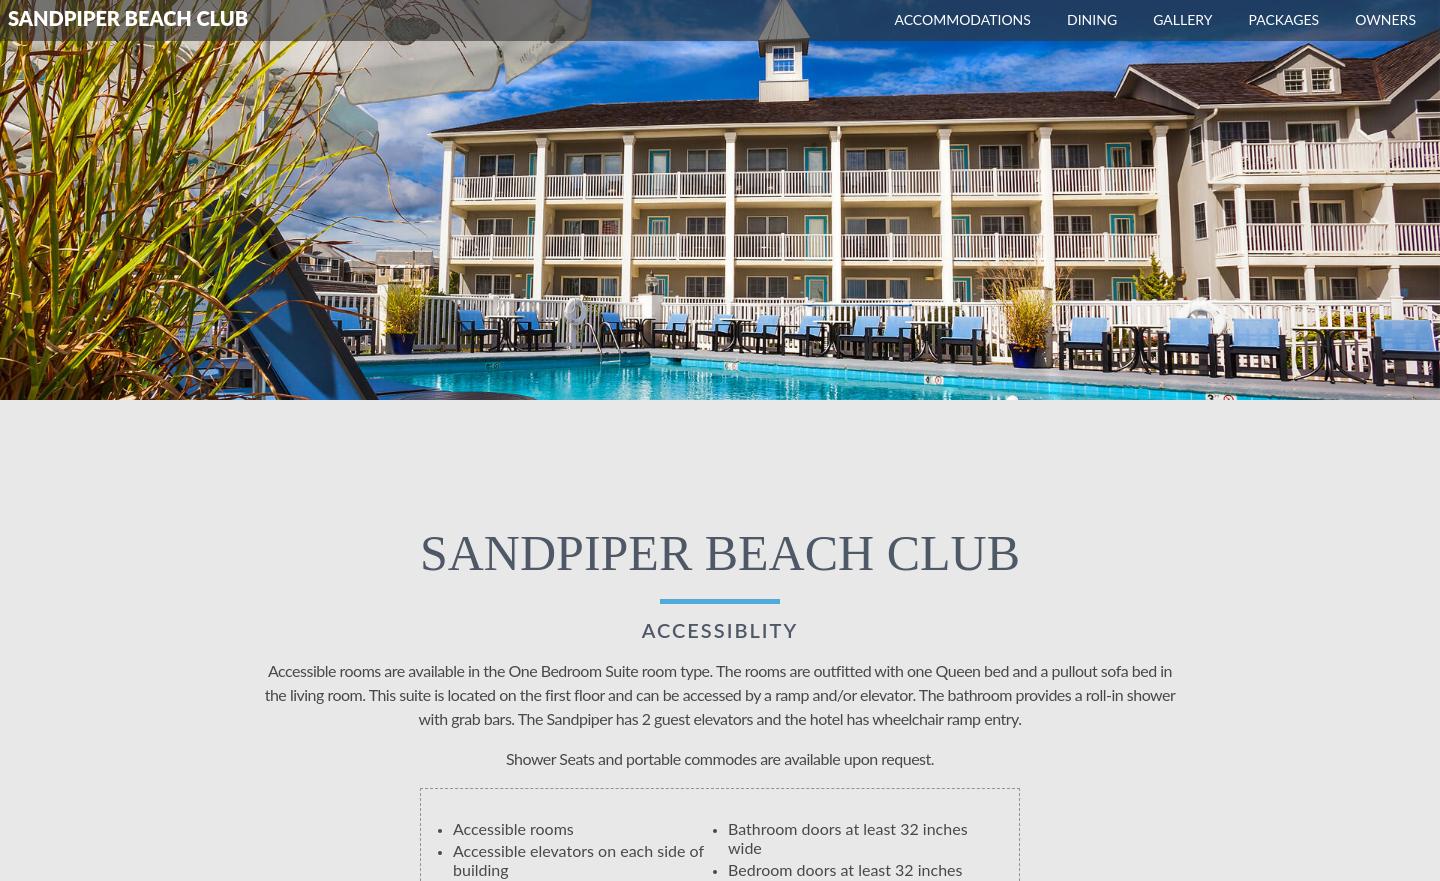 This screenshot has width=1440, height=881. Describe the element at coordinates (571, 39) in the screenshot. I see `'Pridwin Activities Calendar'` at that location.